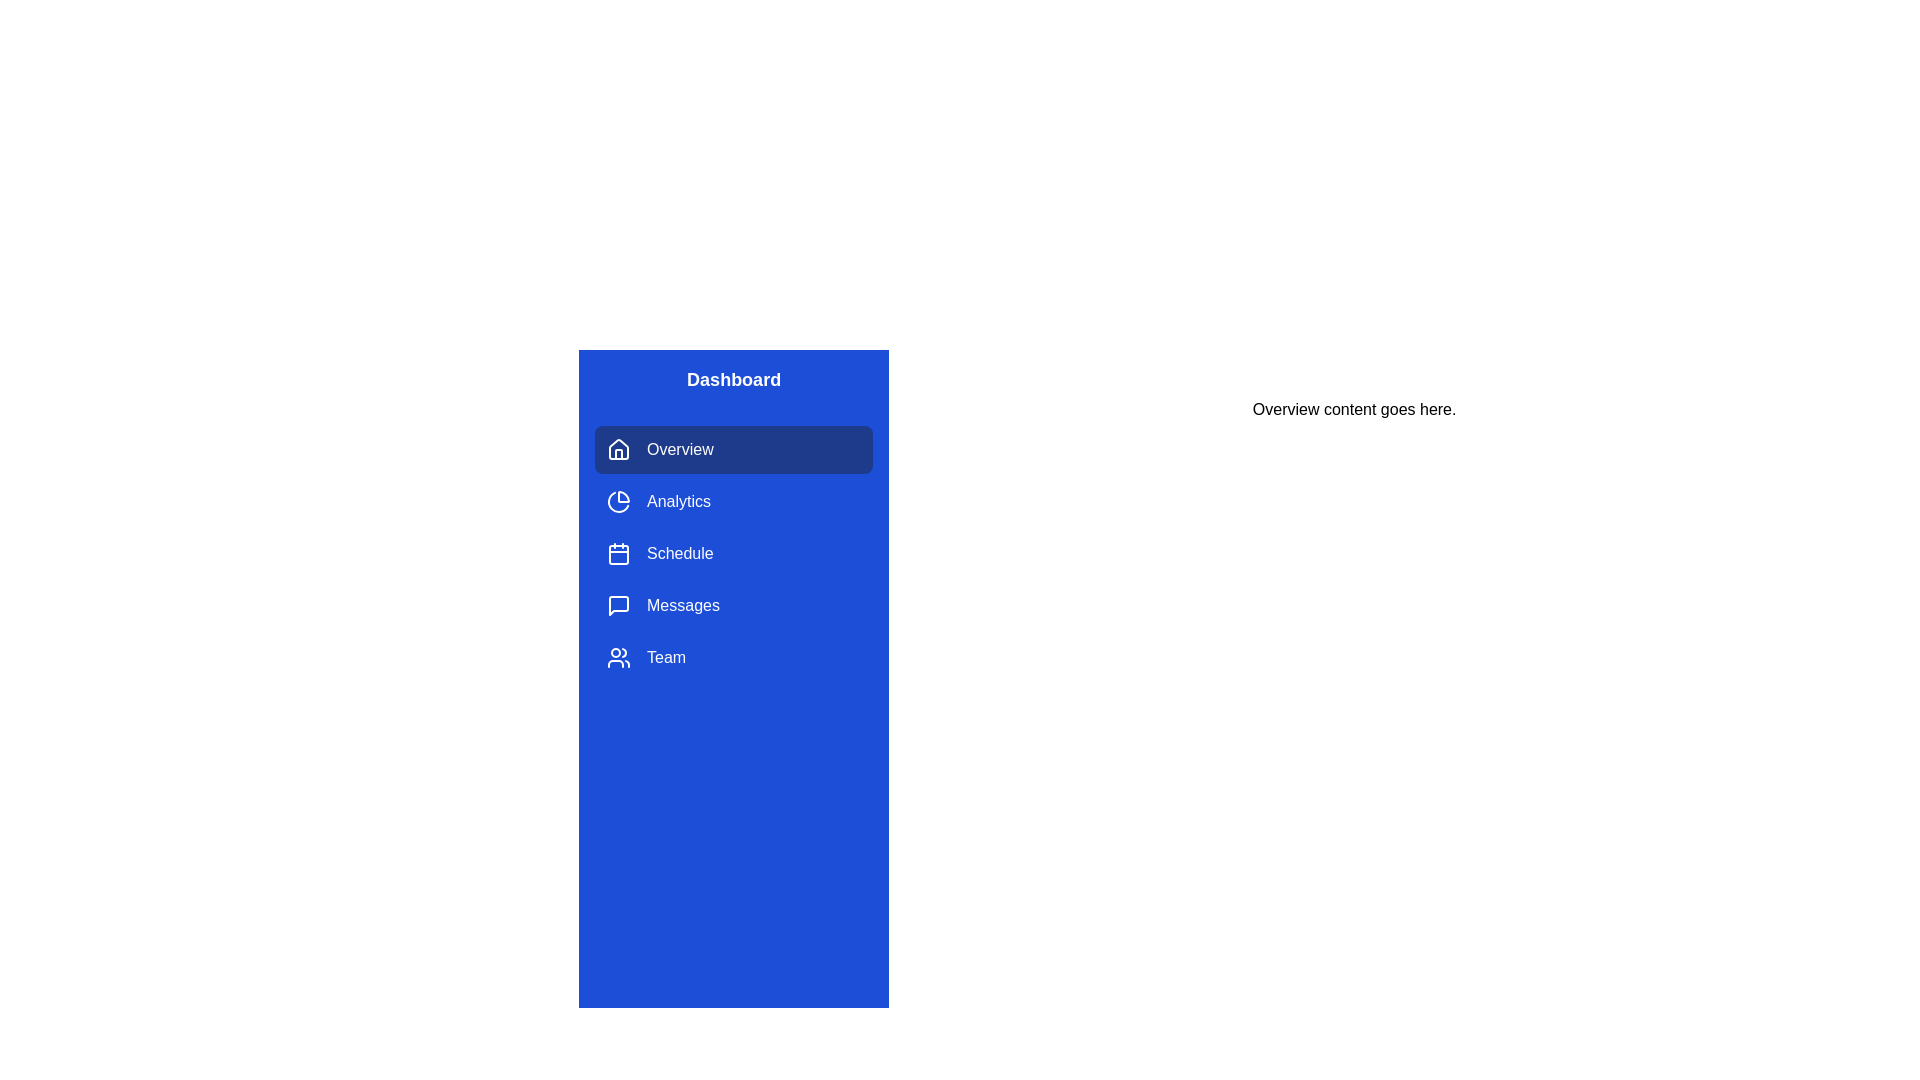  What do you see at coordinates (618, 604) in the screenshot?
I see `the decorative 'Messages' icon in the blue vertical navigation menu, located between 'Schedule' and 'Team'` at bounding box center [618, 604].